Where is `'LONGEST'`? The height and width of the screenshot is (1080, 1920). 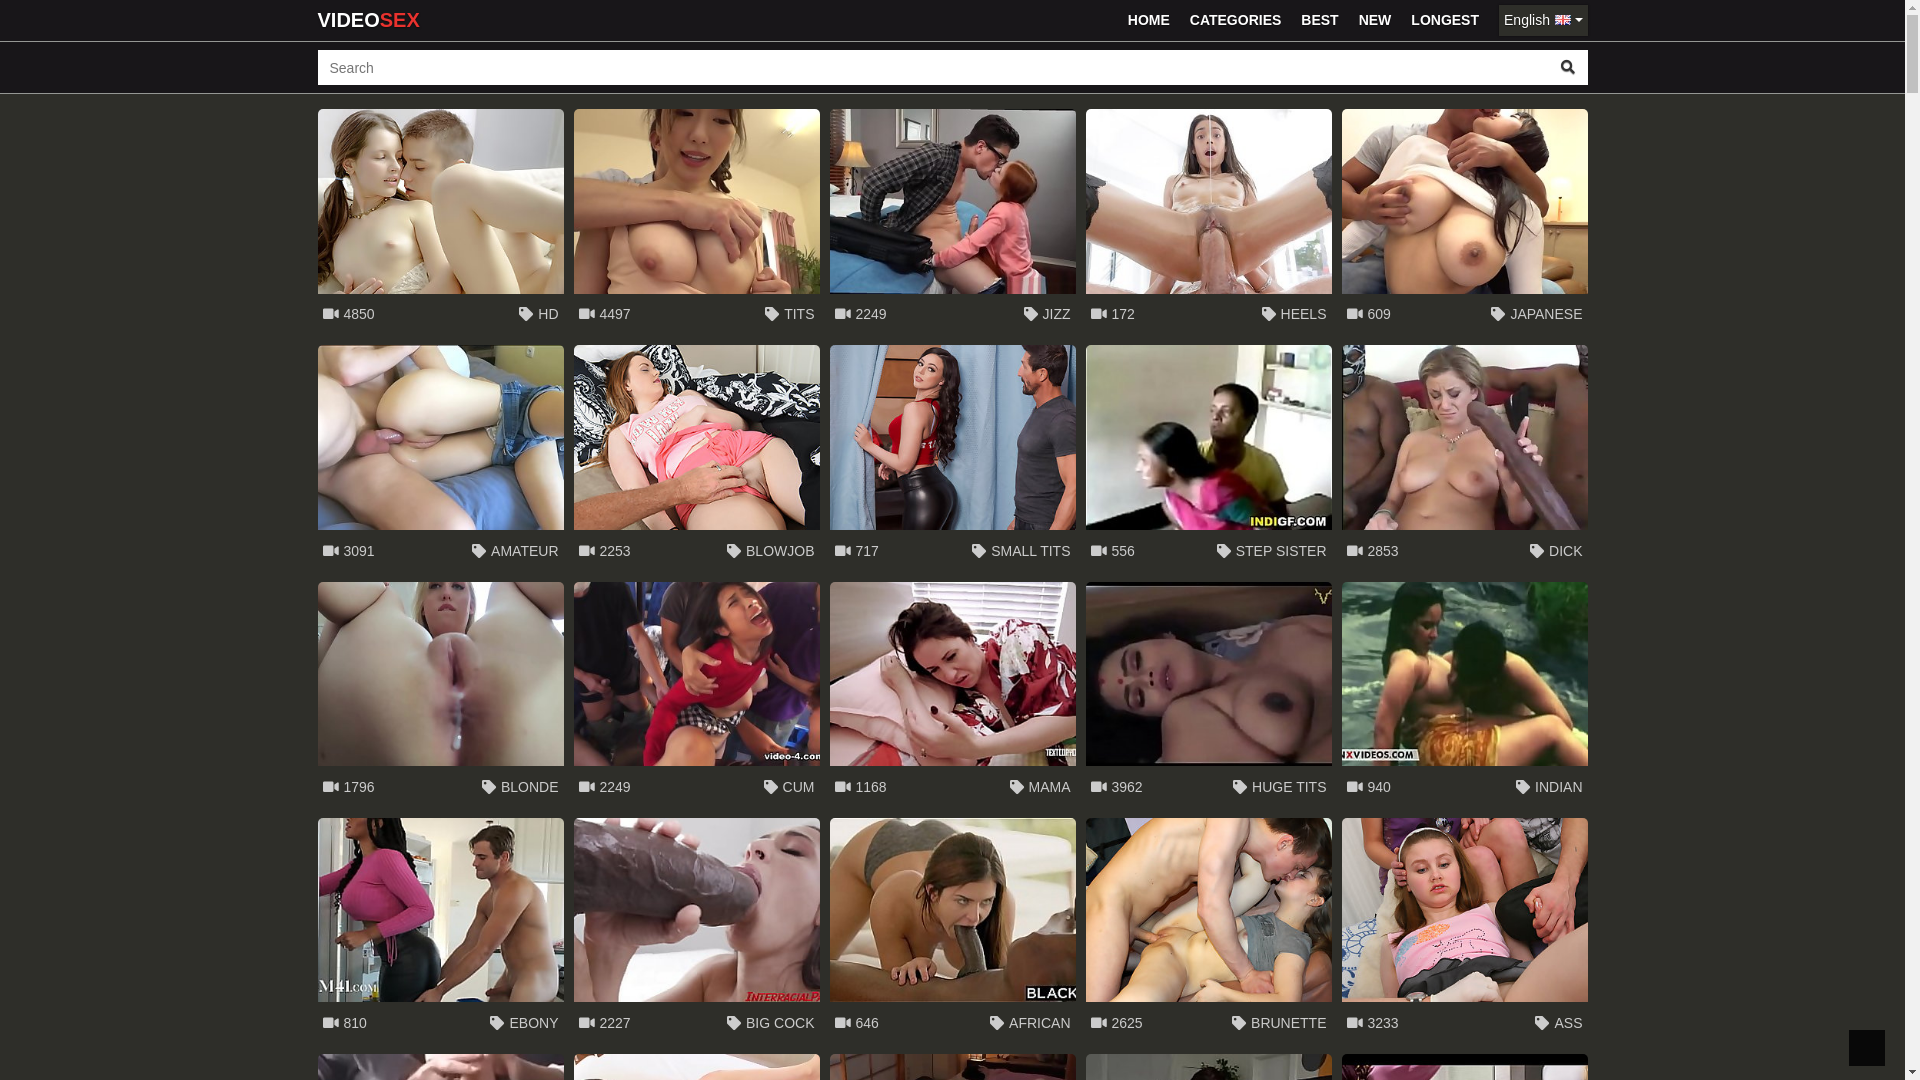 'LONGEST' is located at coordinates (1444, 20).